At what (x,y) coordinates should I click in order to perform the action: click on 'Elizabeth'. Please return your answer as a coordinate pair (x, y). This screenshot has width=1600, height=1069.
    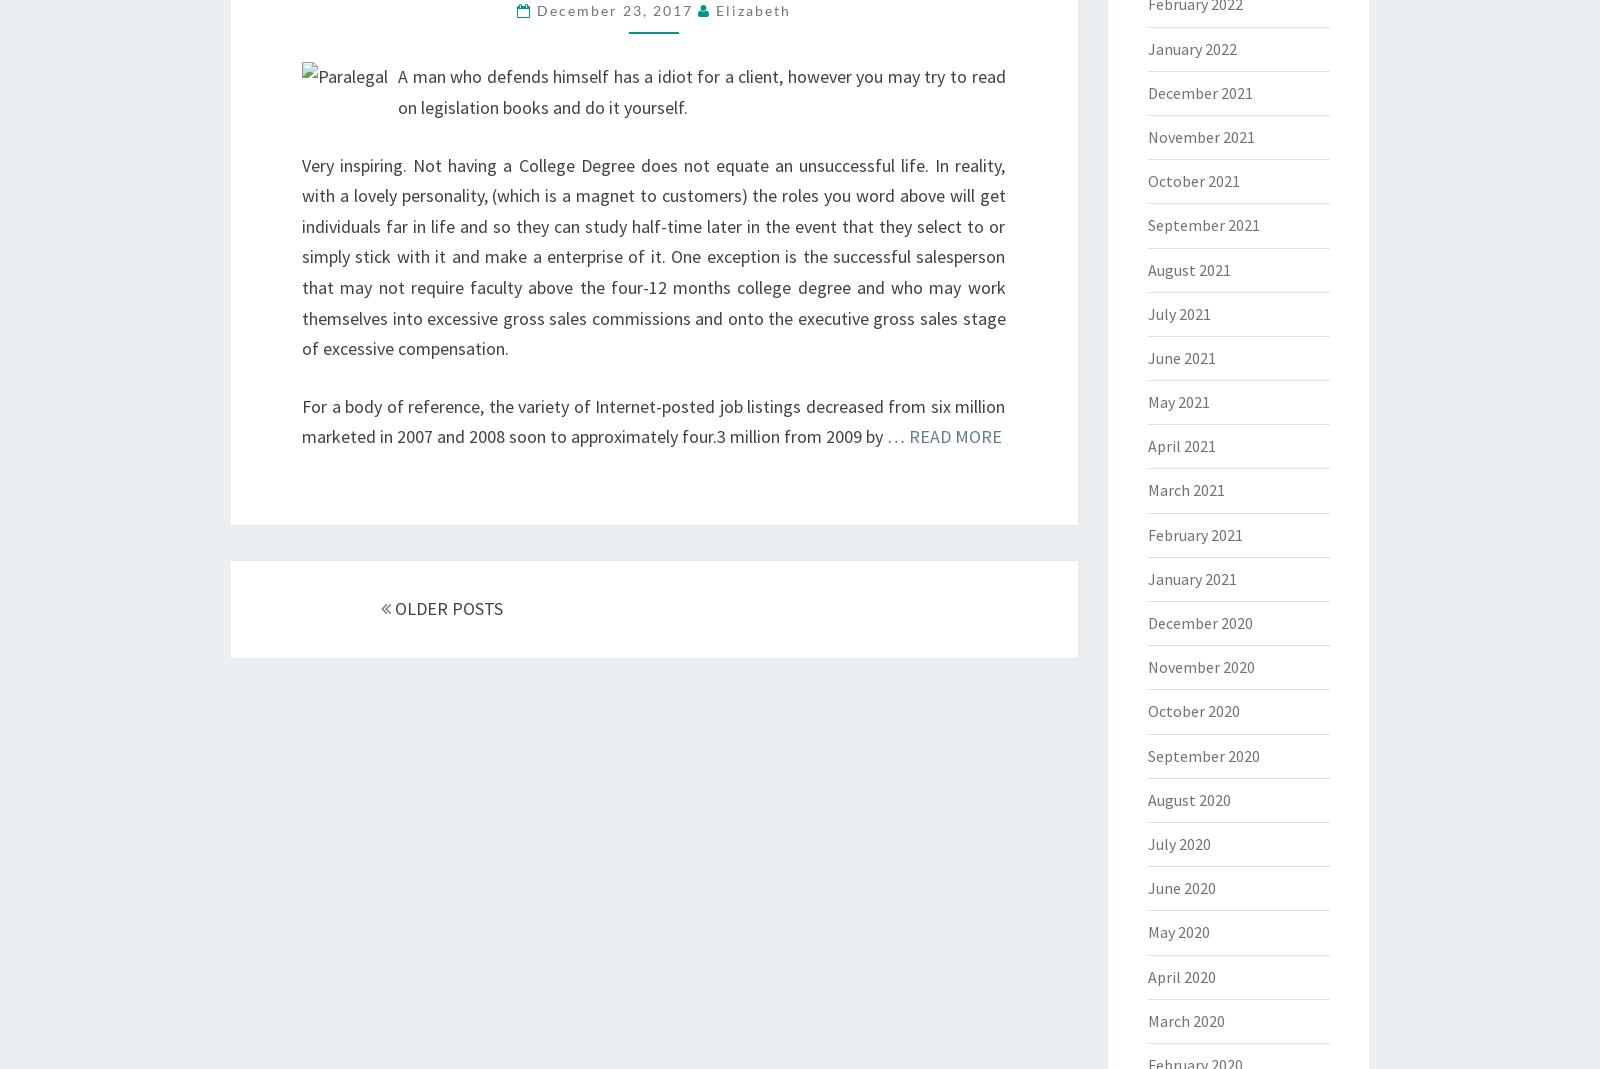
    Looking at the image, I should click on (752, 8).